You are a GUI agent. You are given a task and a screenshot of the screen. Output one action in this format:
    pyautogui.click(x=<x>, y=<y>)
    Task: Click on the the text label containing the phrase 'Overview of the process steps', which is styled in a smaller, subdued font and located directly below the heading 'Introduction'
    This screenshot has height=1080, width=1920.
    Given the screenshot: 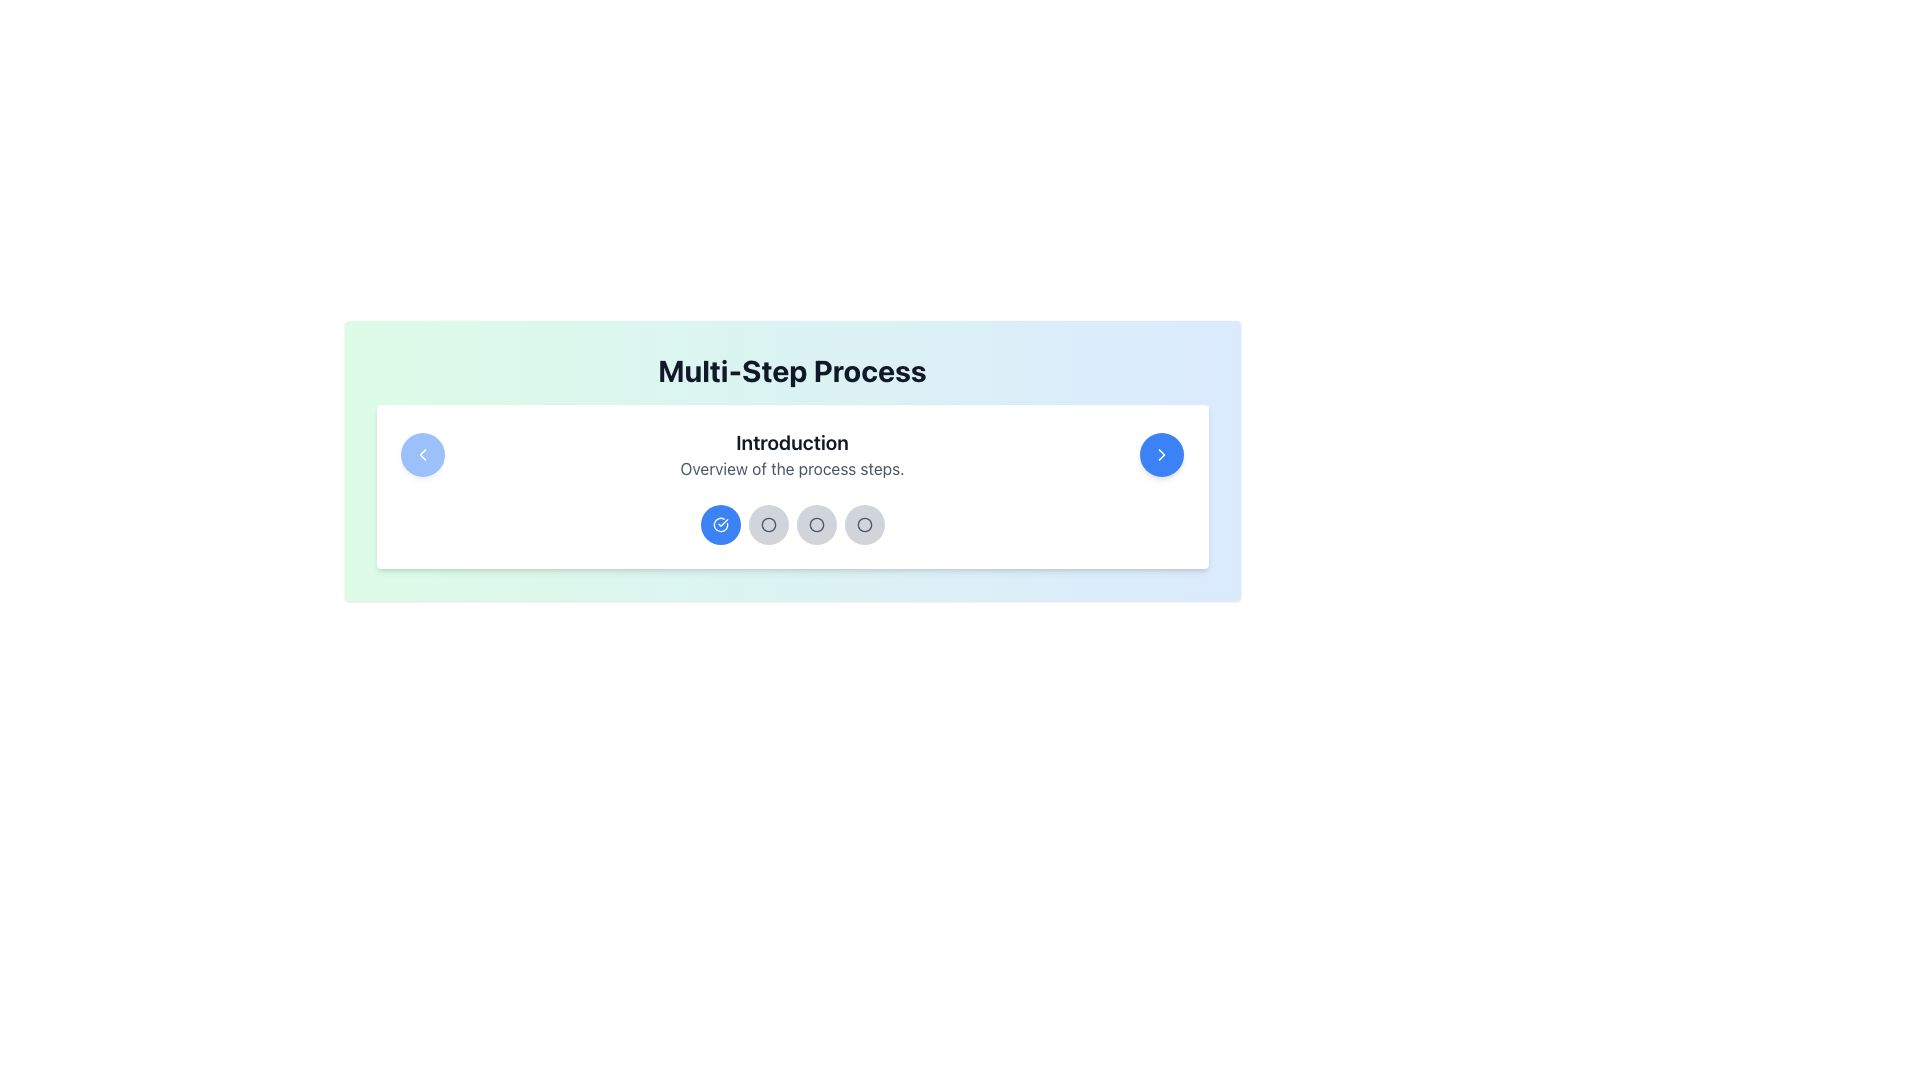 What is the action you would take?
    pyautogui.click(x=791, y=469)
    